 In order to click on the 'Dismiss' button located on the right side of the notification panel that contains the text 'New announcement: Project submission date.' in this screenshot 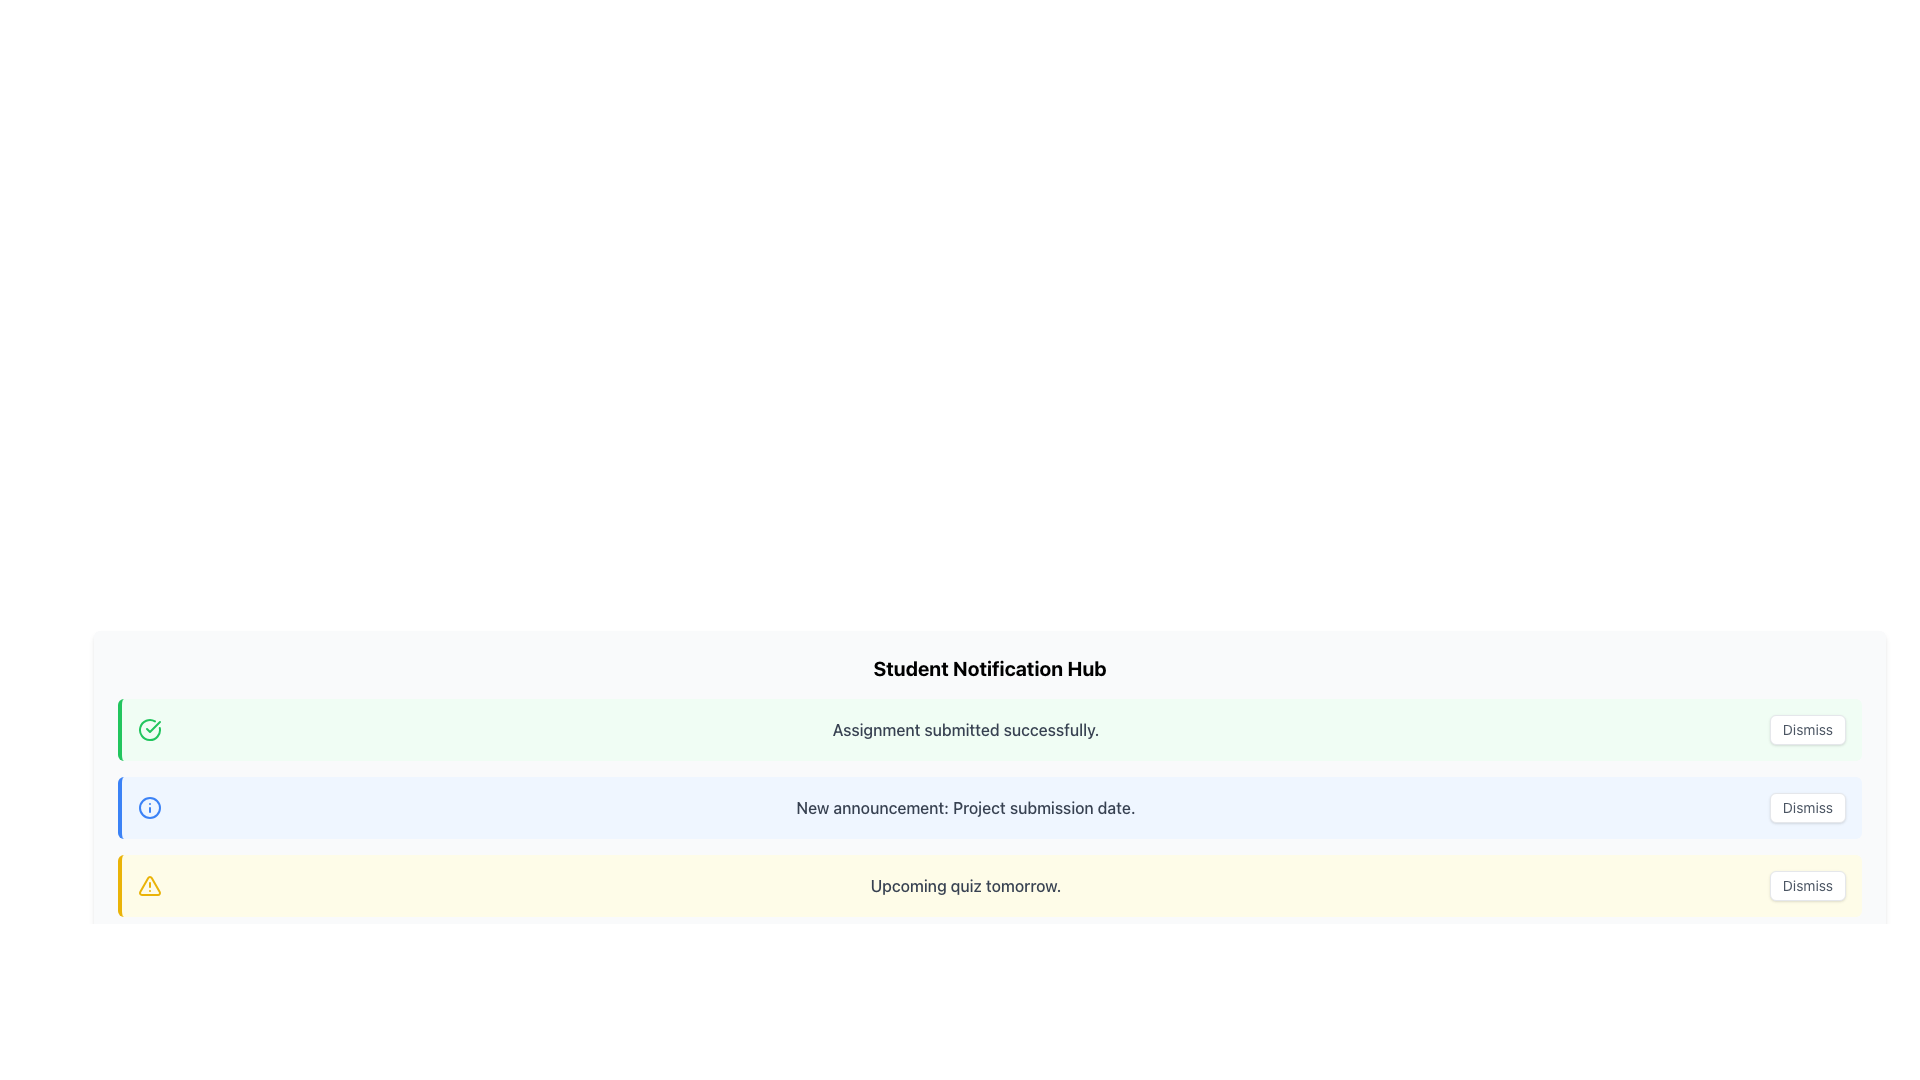, I will do `click(1807, 806)`.